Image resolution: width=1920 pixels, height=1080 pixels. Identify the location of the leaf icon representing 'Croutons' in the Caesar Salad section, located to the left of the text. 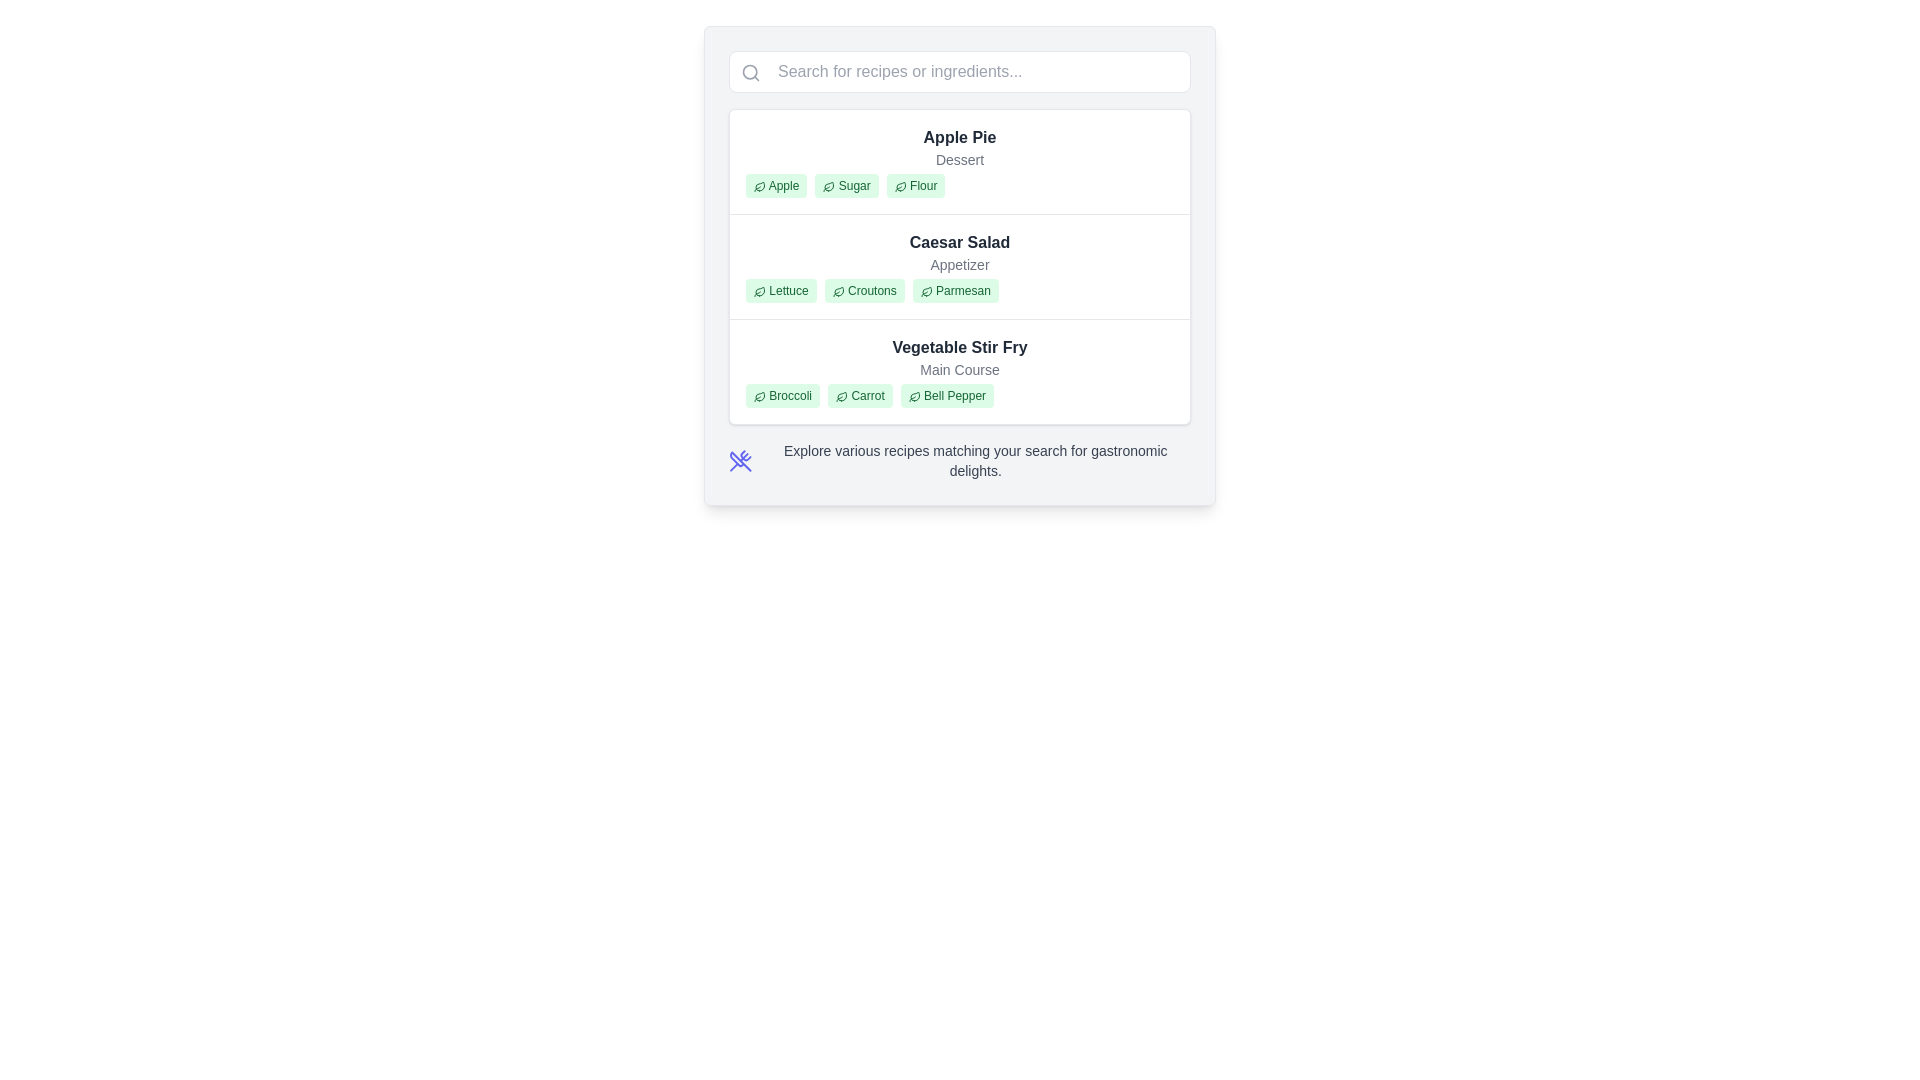
(838, 291).